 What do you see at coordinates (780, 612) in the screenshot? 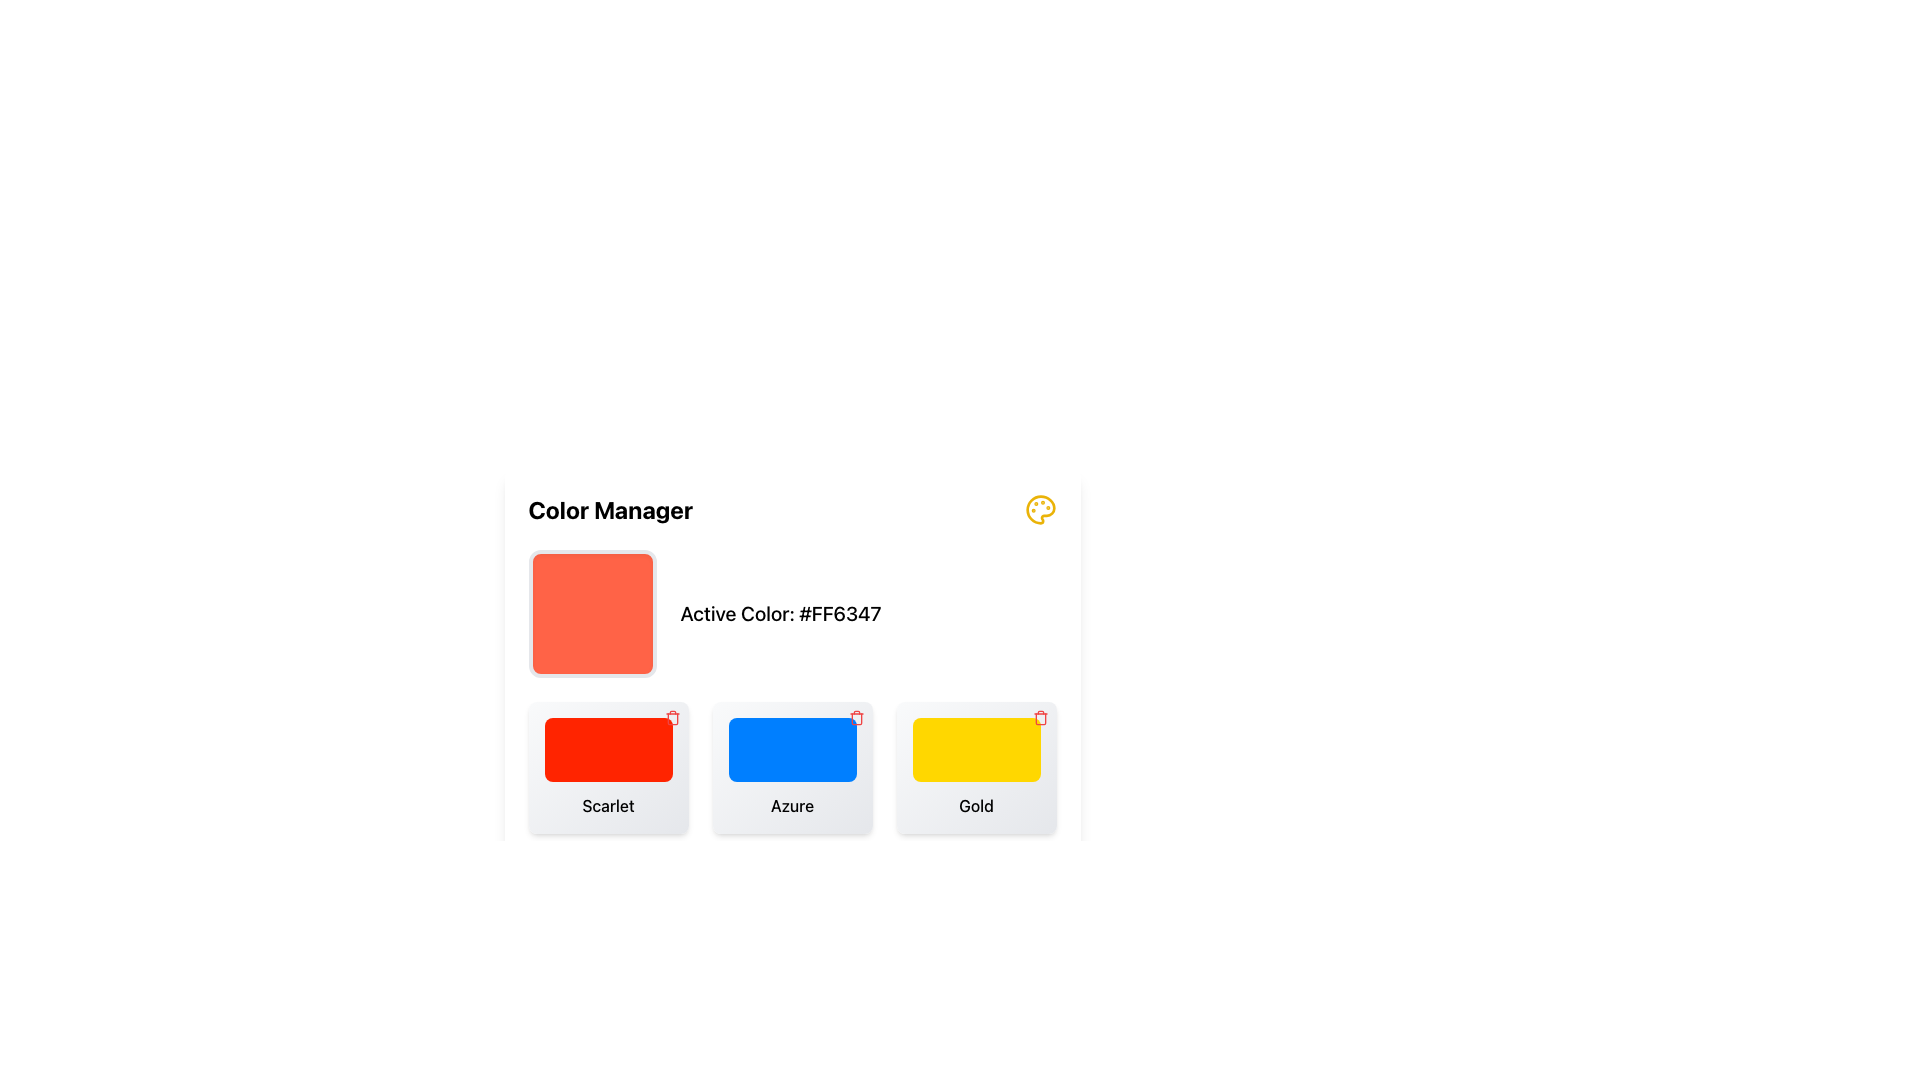
I see `text displayed in the Static Label that shows the currently selected color, which is located in the 'Color Manager' section, next to the color preview box` at bounding box center [780, 612].